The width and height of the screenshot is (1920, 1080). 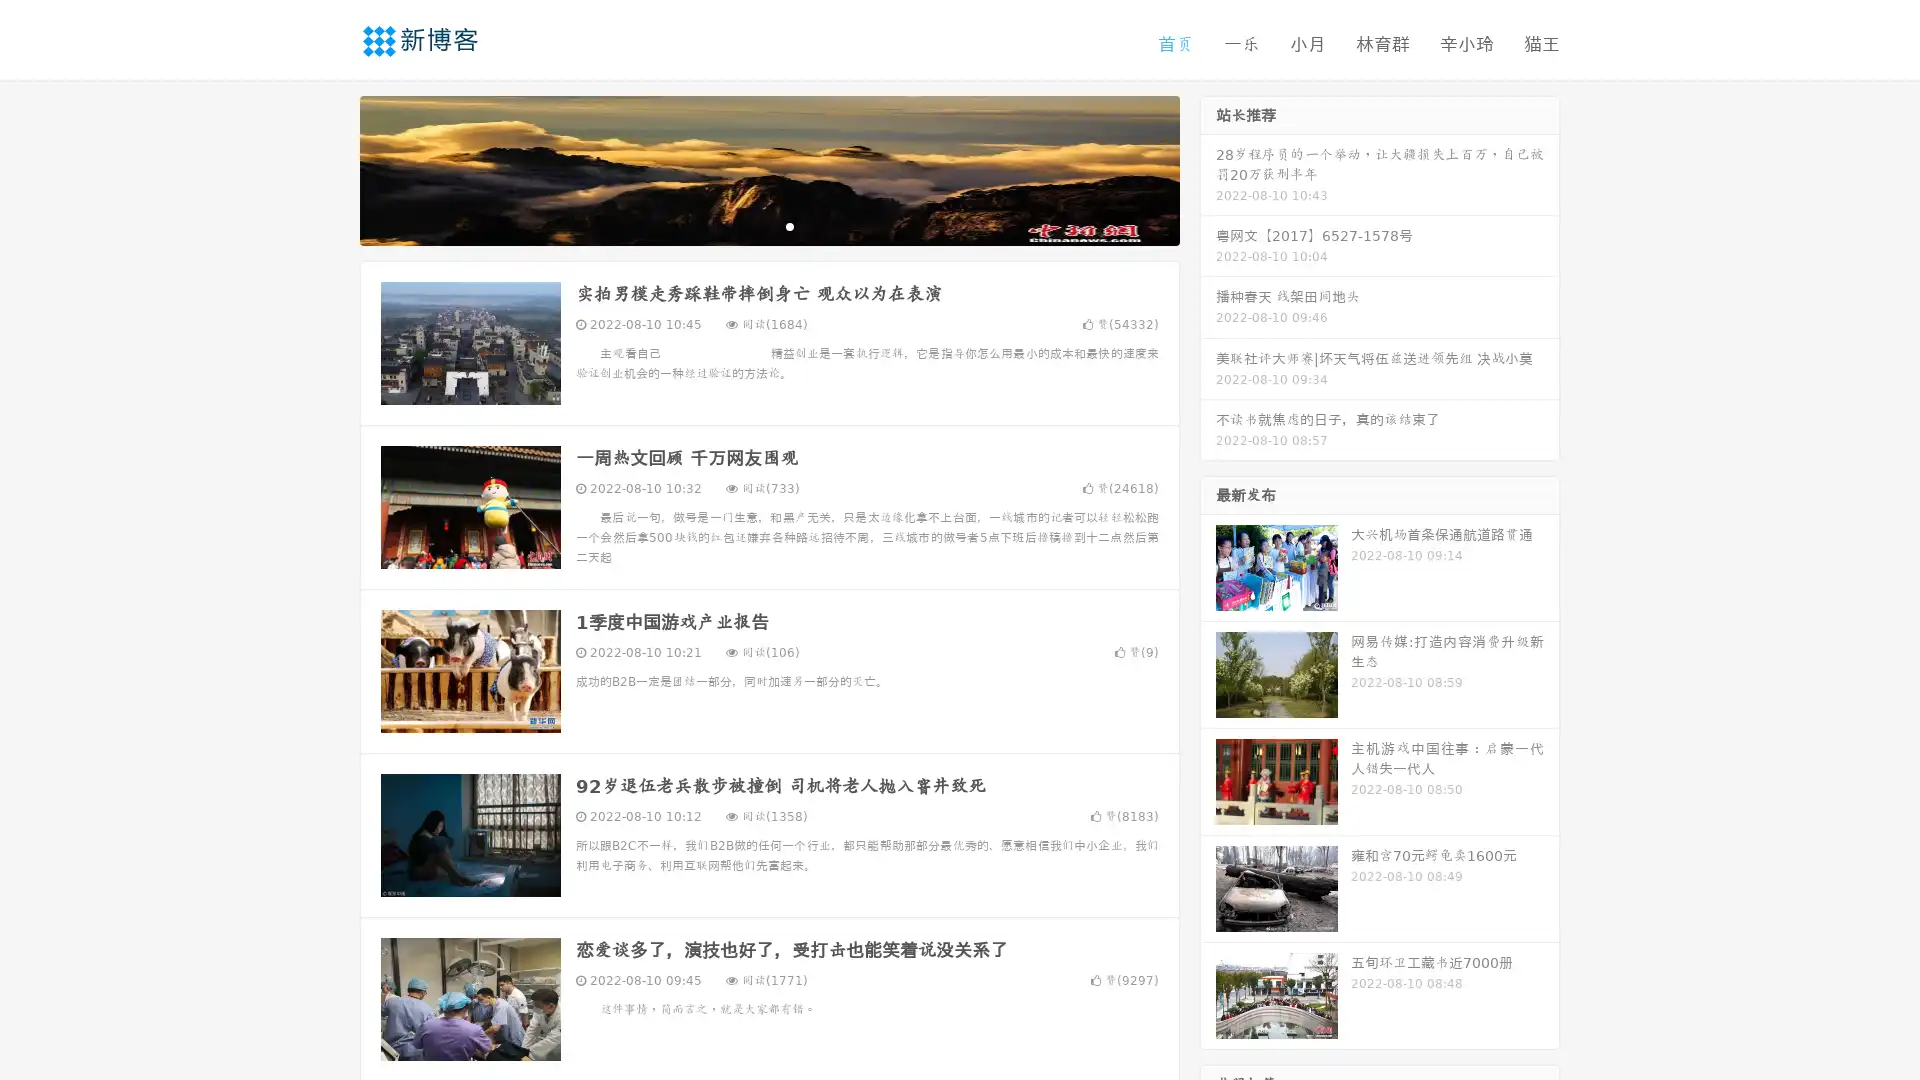 What do you see at coordinates (789, 225) in the screenshot?
I see `Go to slide 3` at bounding box center [789, 225].